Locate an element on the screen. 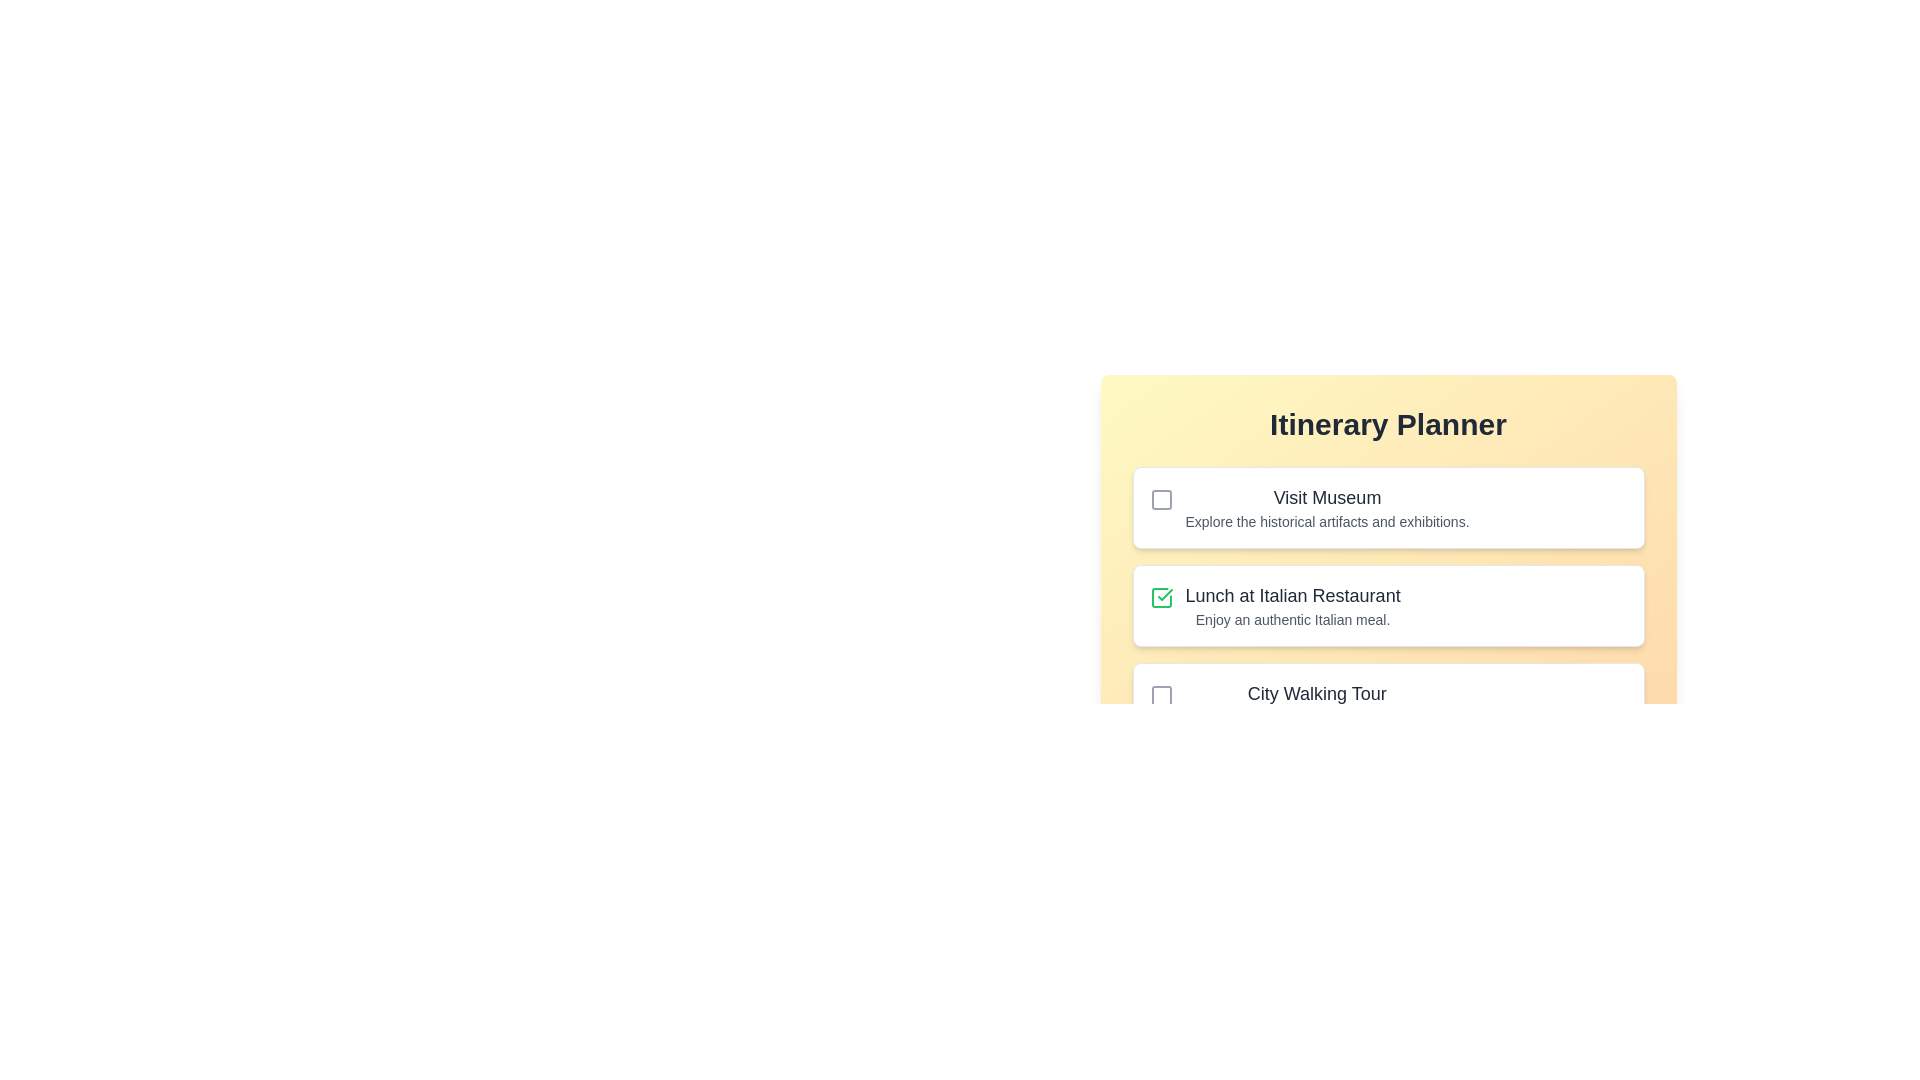 The height and width of the screenshot is (1080, 1920). the gray square-shaped icon located to the left of the 'Visit Museum' text in the topmost card under 'Itinerary Planner' is located at coordinates (1161, 499).